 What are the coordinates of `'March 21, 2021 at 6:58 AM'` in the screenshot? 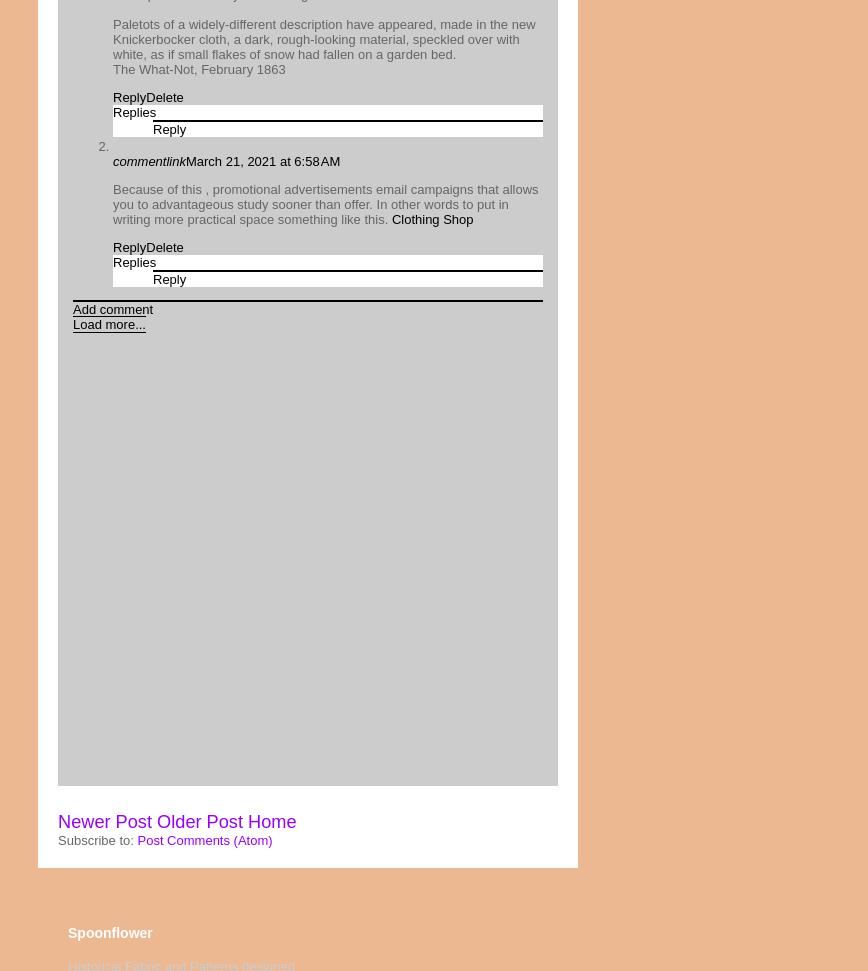 It's located at (262, 161).